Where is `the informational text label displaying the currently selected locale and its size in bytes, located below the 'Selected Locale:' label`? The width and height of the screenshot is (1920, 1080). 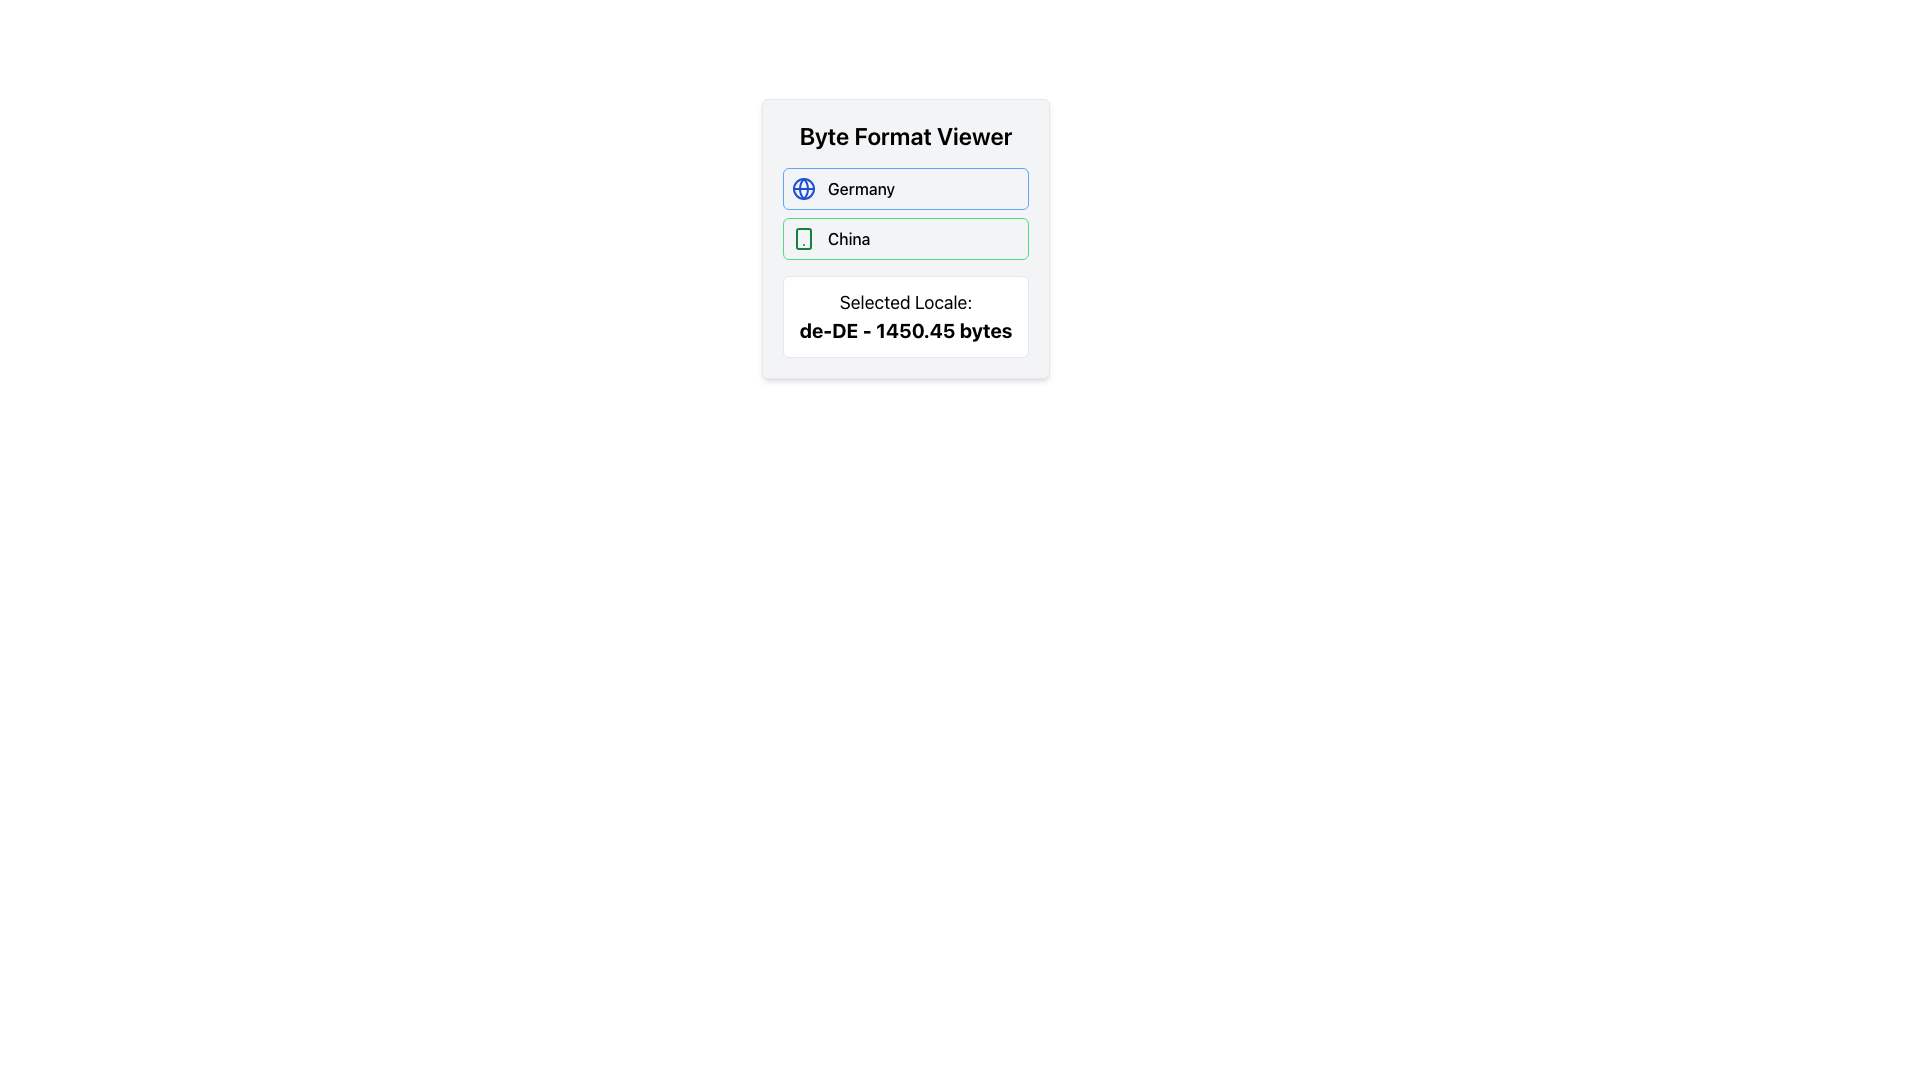 the informational text label displaying the currently selected locale and its size in bytes, located below the 'Selected Locale:' label is located at coordinates (905, 329).